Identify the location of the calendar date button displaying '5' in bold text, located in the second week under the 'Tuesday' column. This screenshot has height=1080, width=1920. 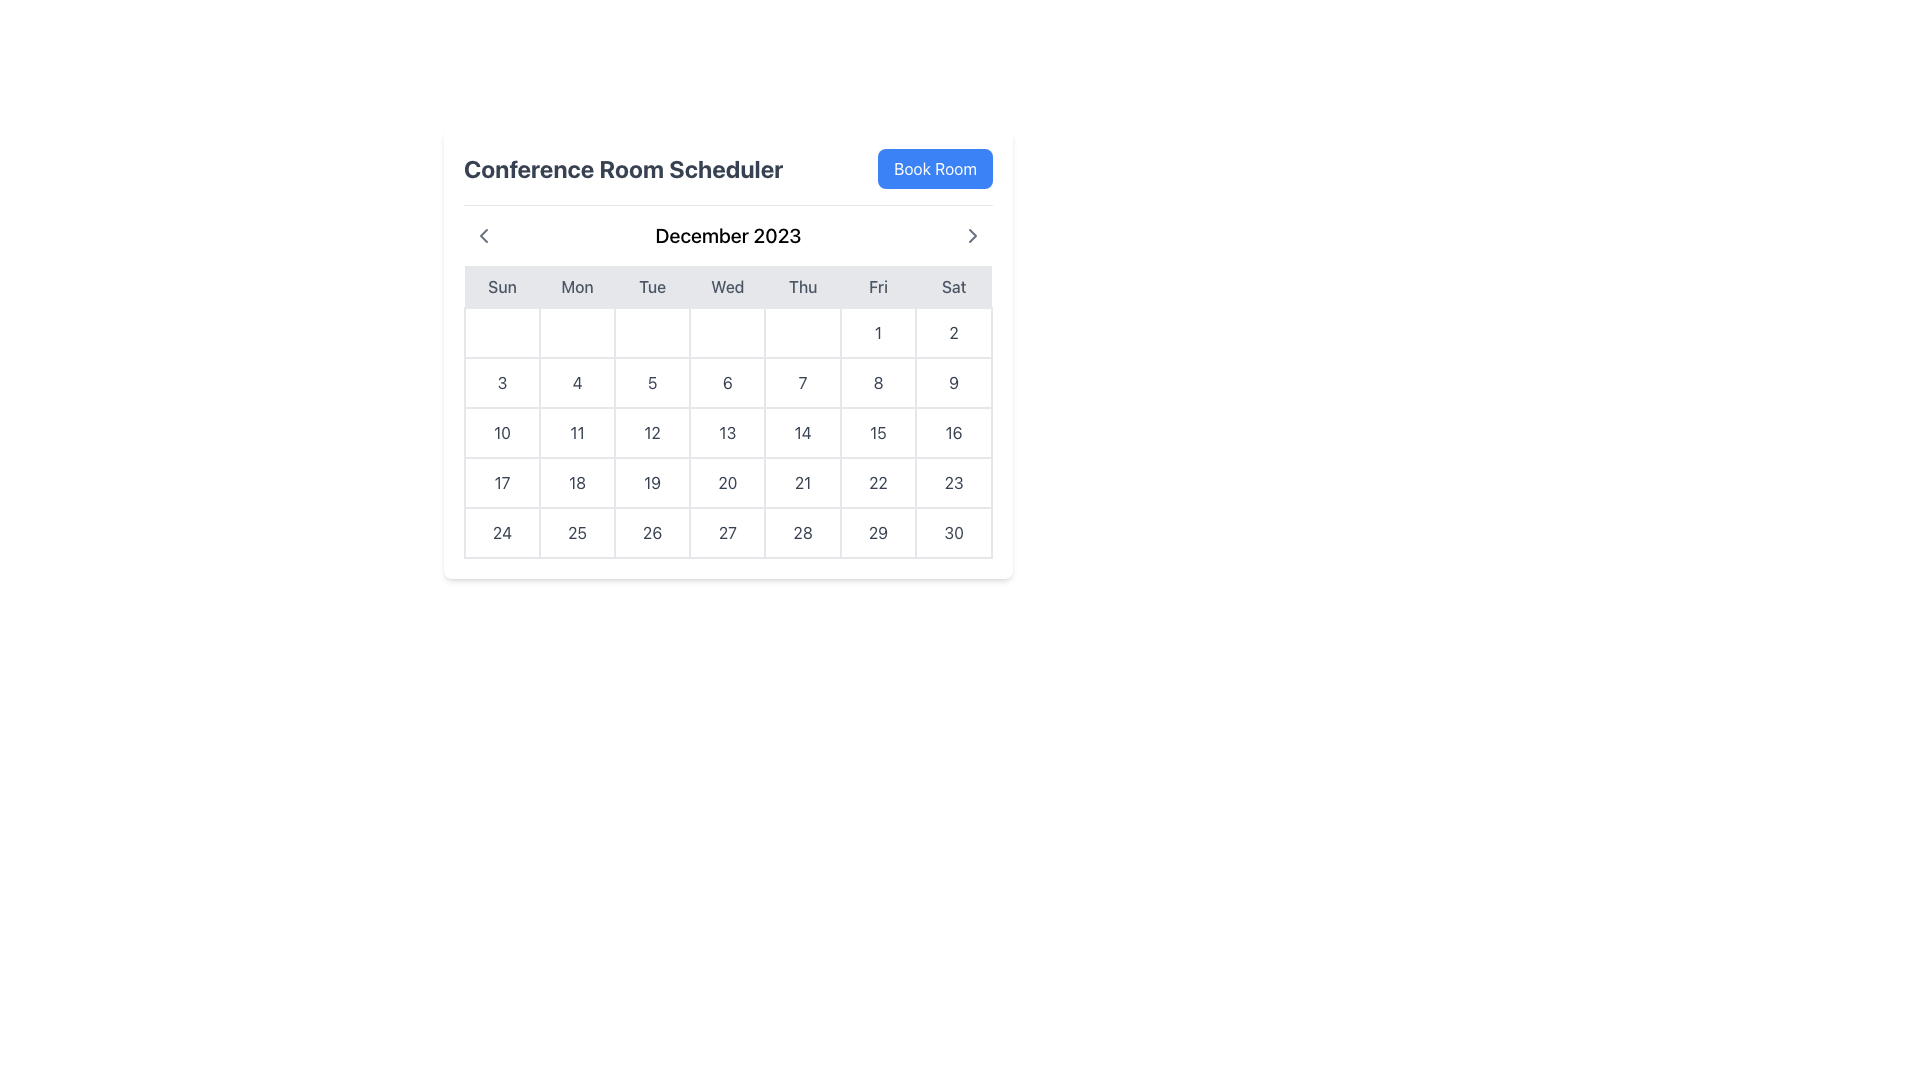
(652, 382).